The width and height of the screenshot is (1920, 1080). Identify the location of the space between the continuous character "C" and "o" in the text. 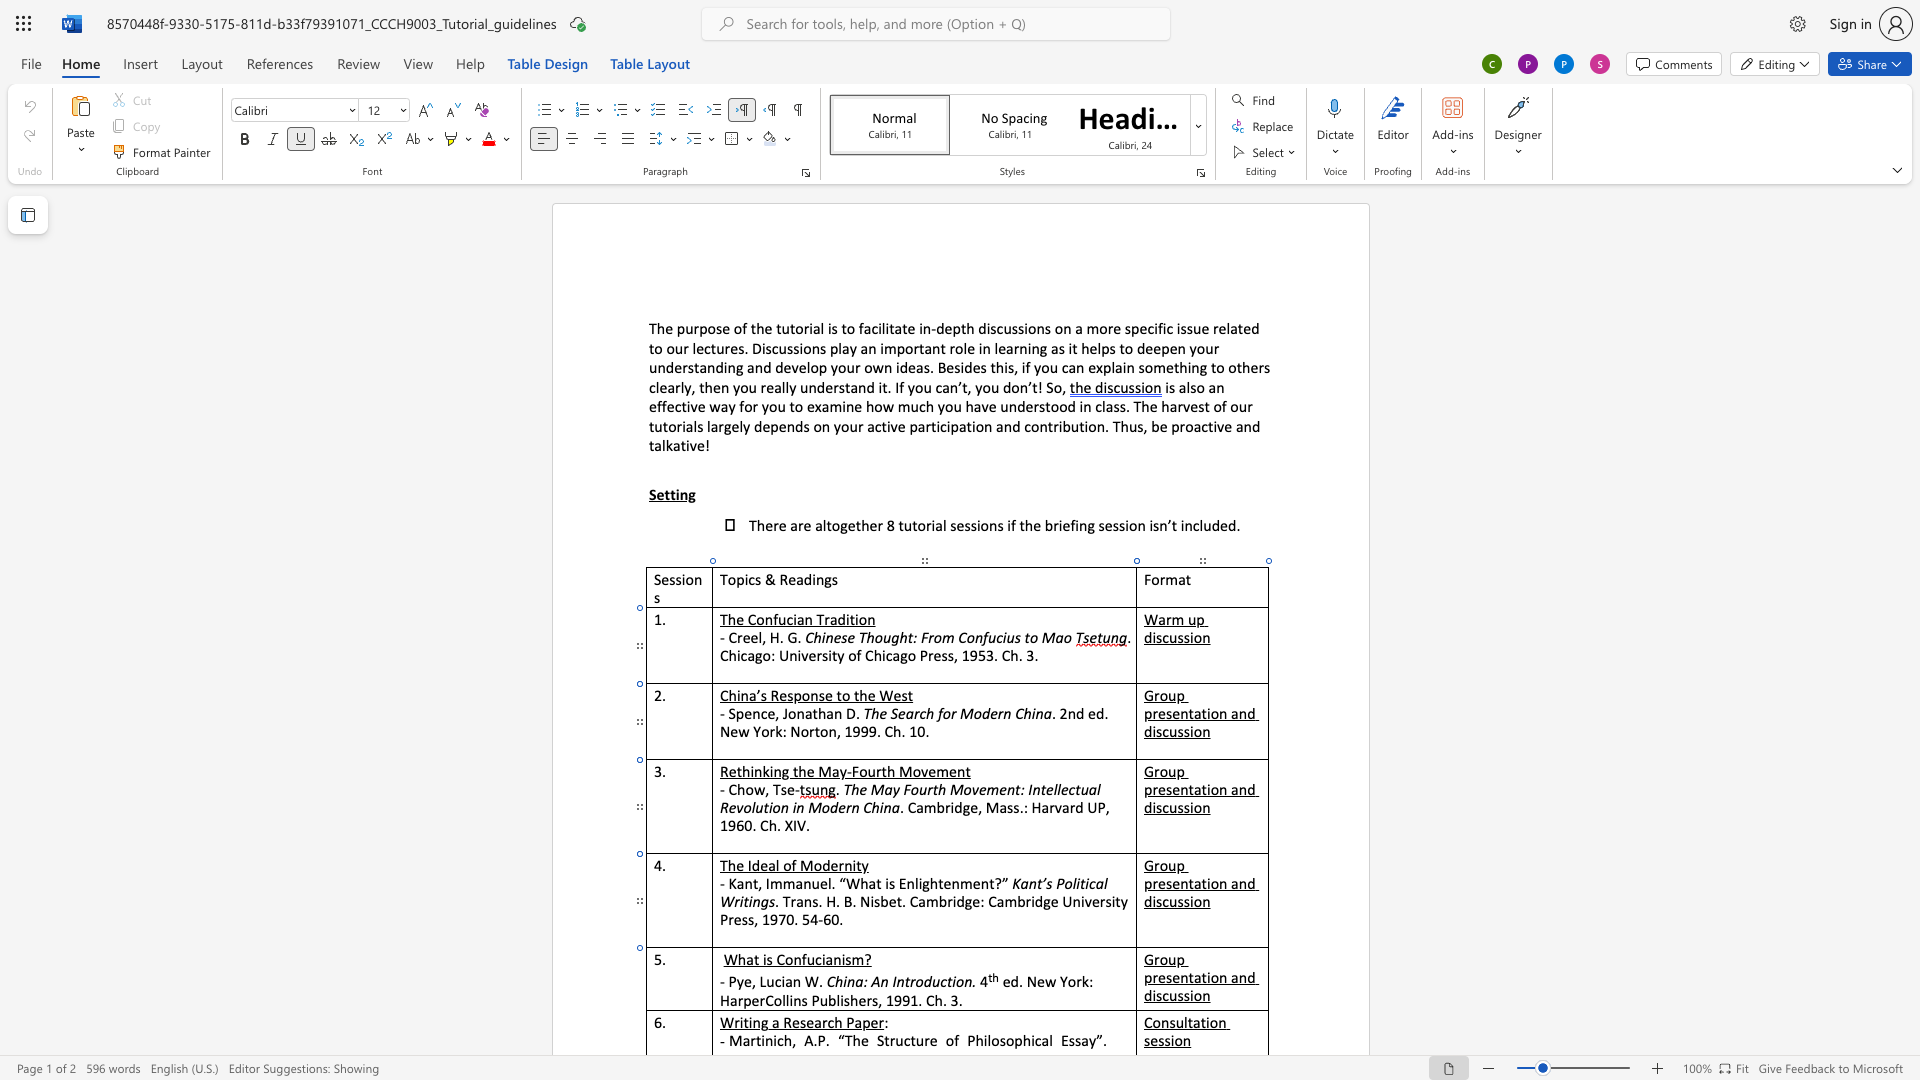
(783, 958).